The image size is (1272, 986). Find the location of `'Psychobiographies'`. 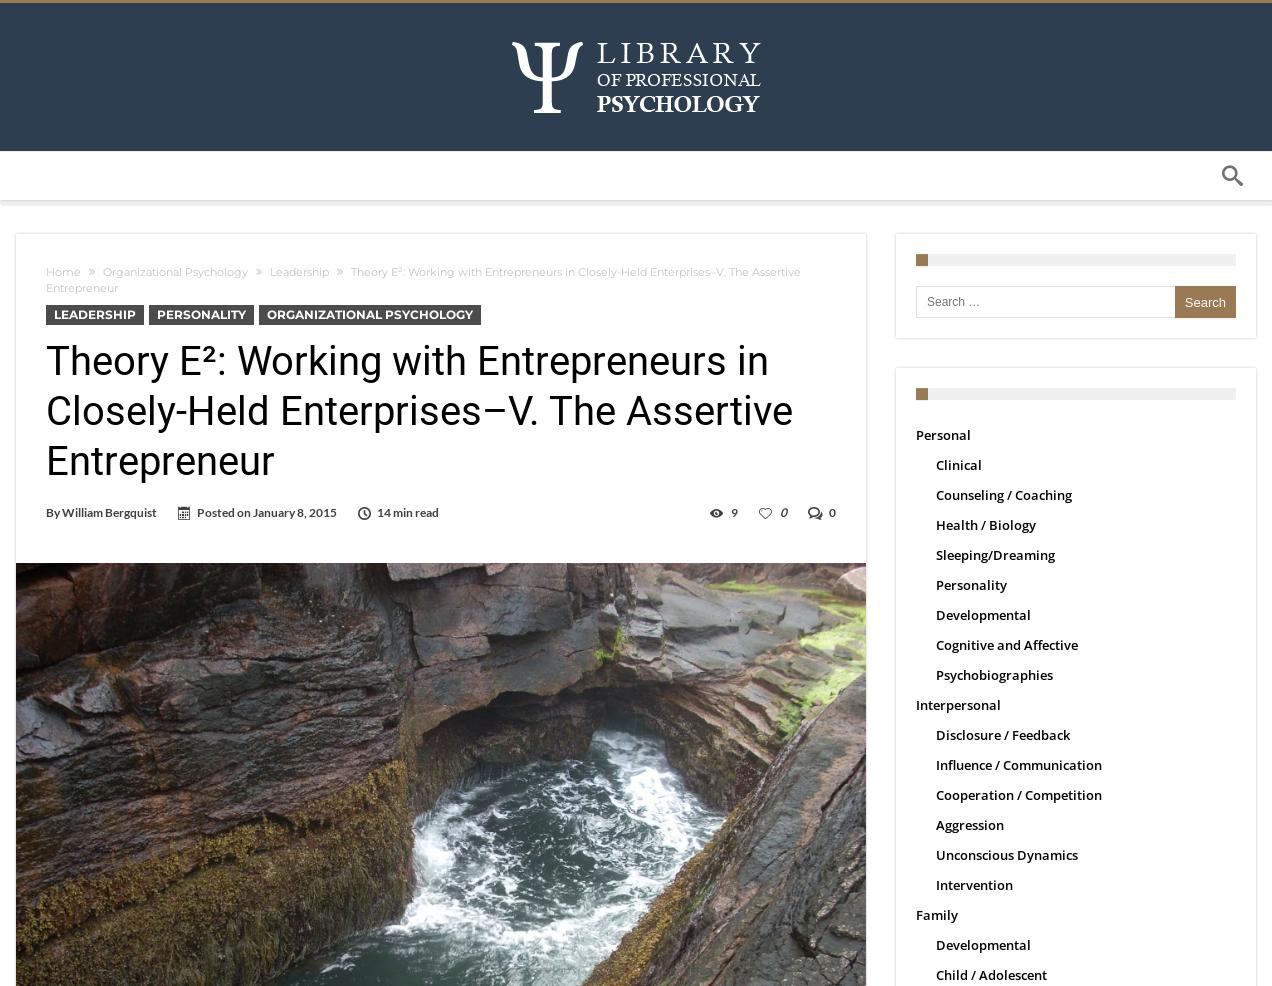

'Psychobiographies' is located at coordinates (993, 674).